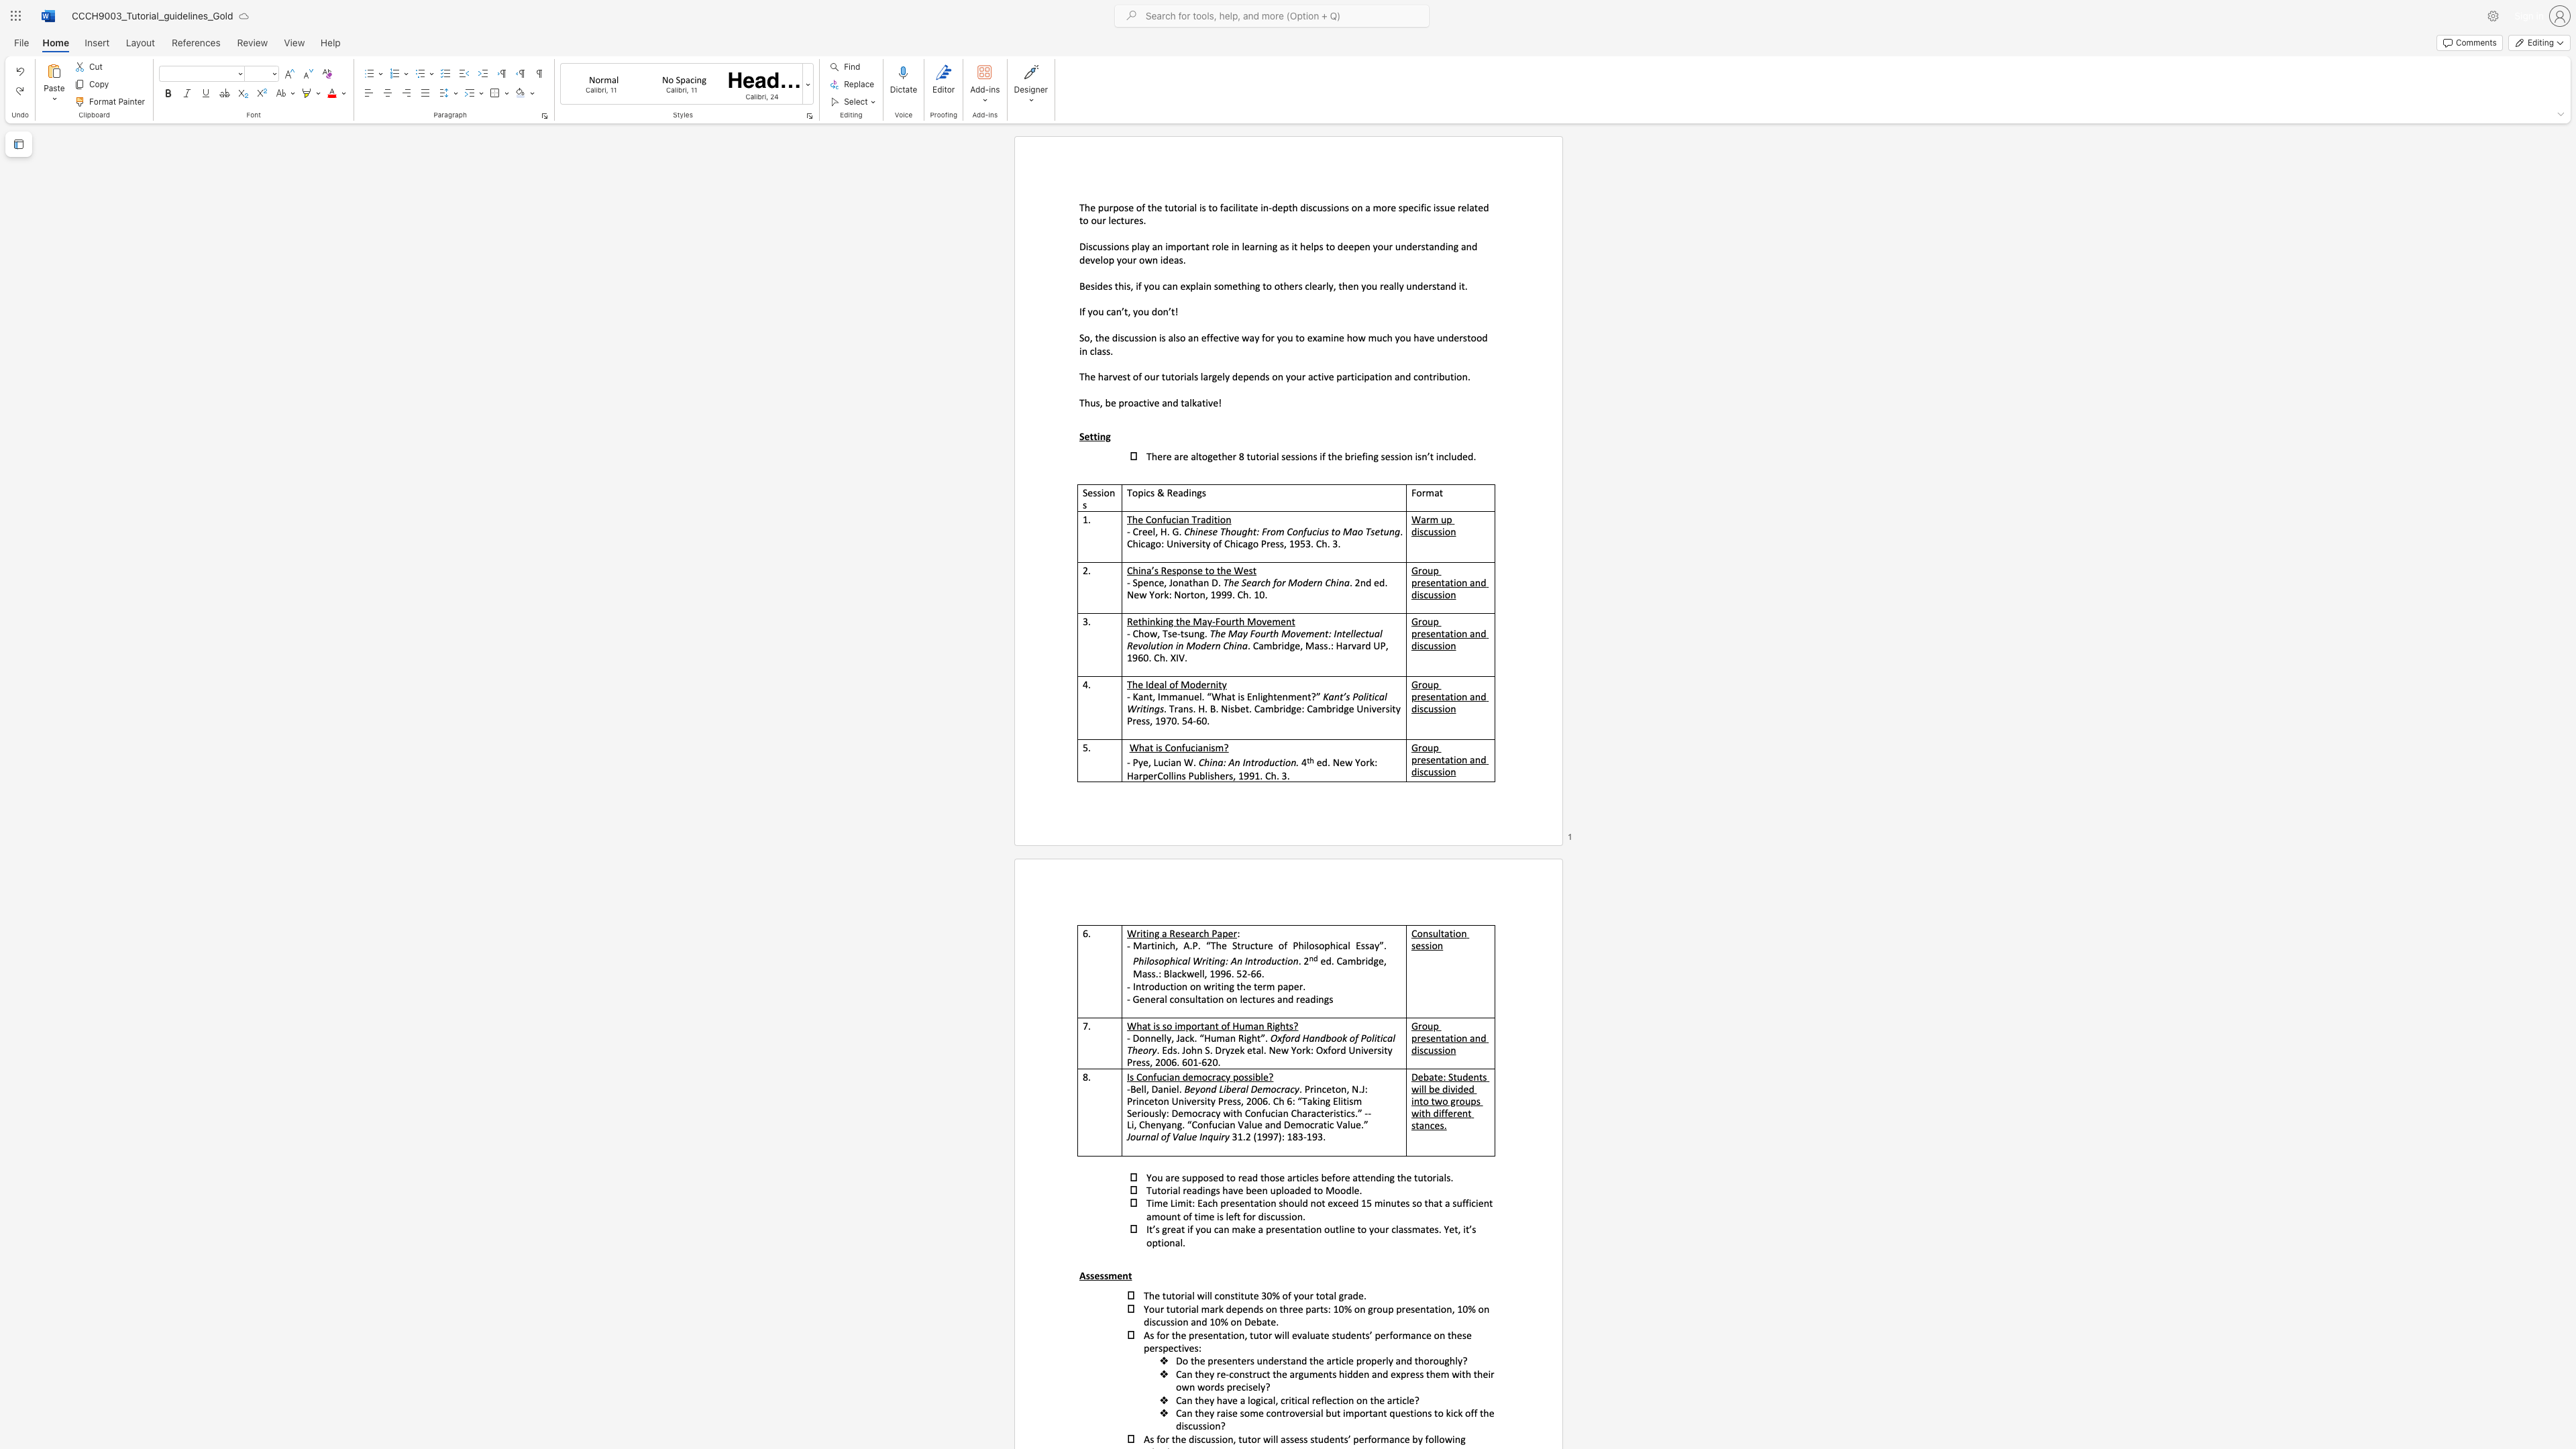 Image resolution: width=2576 pixels, height=1449 pixels. Describe the element at coordinates (1328, 245) in the screenshot. I see `the subset text "o deepen your un" within the text "Discussions play an important role in learning as it helps to deepen your understanding and develop your own ideas."` at that location.